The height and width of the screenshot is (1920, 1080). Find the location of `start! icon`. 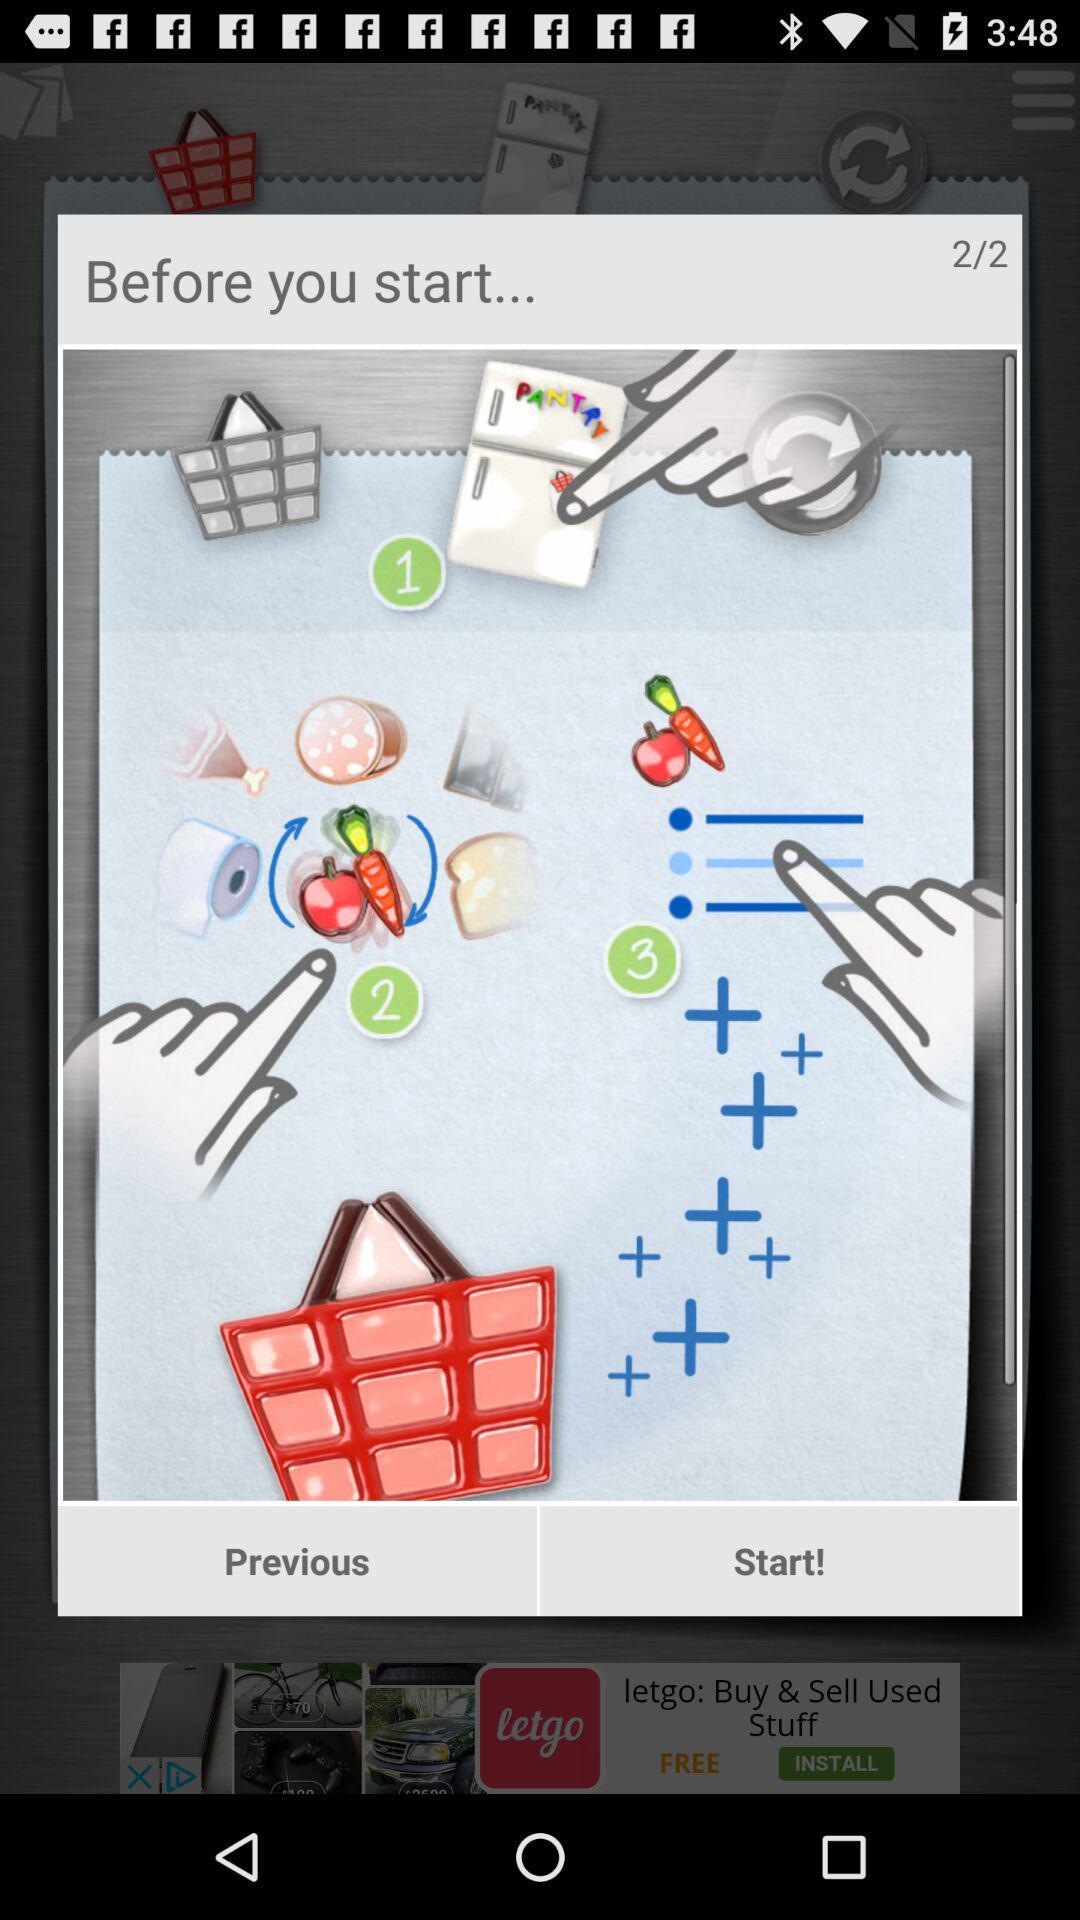

start! icon is located at coordinates (778, 1560).